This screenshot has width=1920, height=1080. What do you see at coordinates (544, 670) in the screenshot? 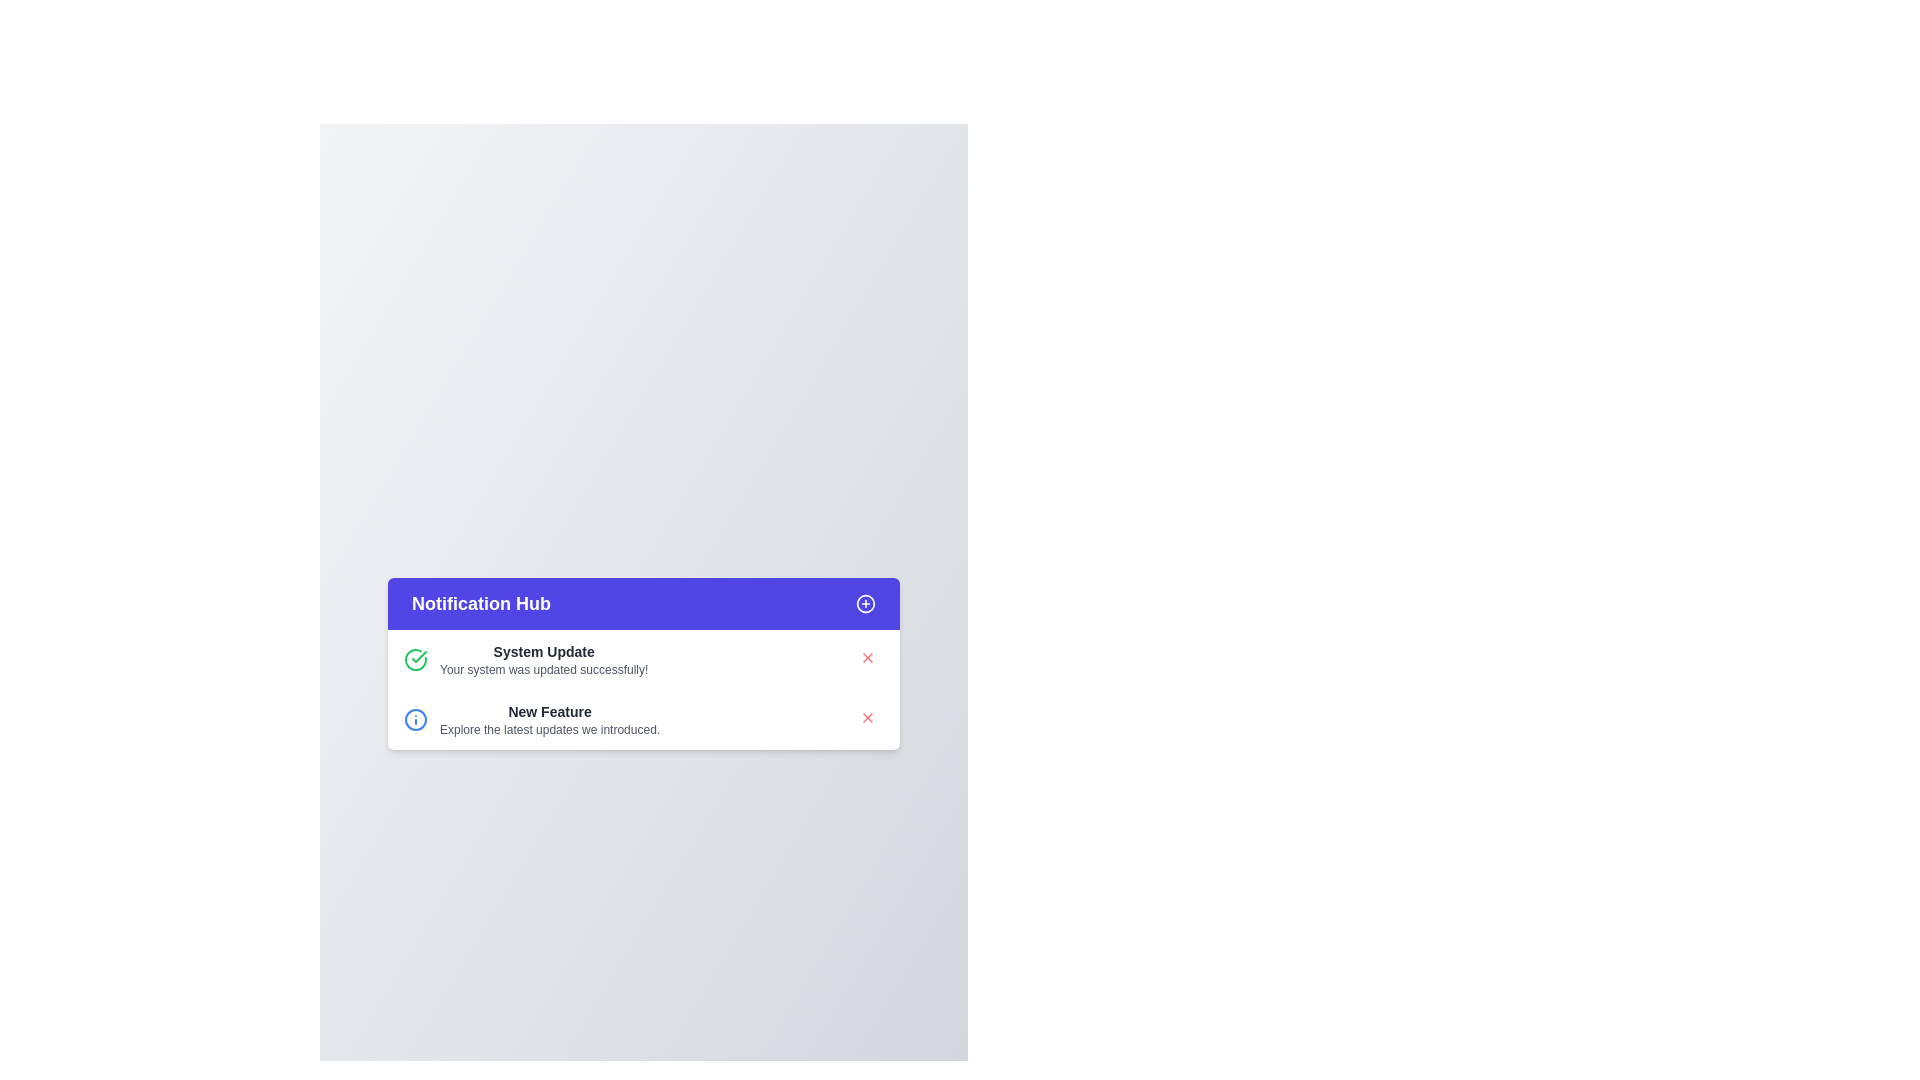
I see `the text label that reads 'Your system was updated successfully!' located beneath the 'System Update' heading in the 'Notification Hub' card` at bounding box center [544, 670].